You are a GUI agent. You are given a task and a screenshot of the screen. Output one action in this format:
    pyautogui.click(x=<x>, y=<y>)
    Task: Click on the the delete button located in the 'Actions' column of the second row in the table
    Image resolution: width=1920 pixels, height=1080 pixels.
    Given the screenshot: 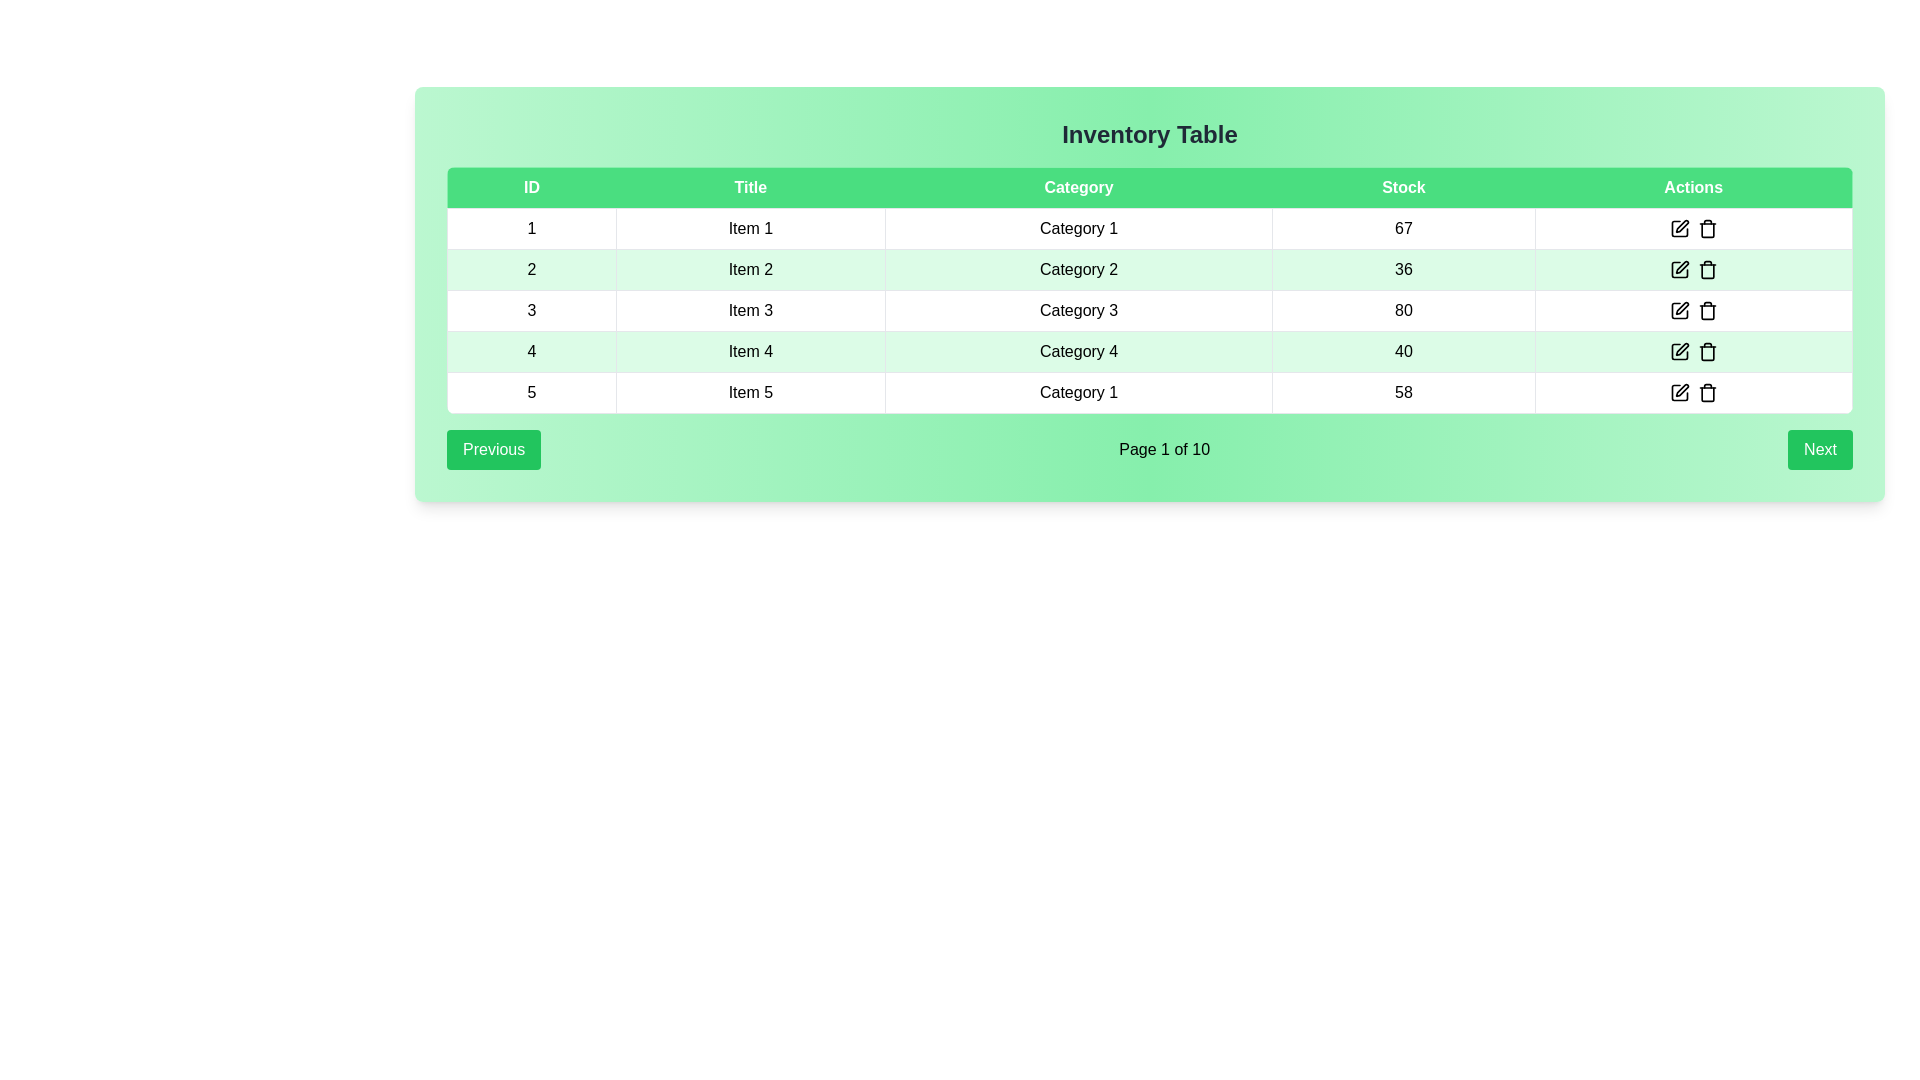 What is the action you would take?
    pyautogui.click(x=1707, y=270)
    